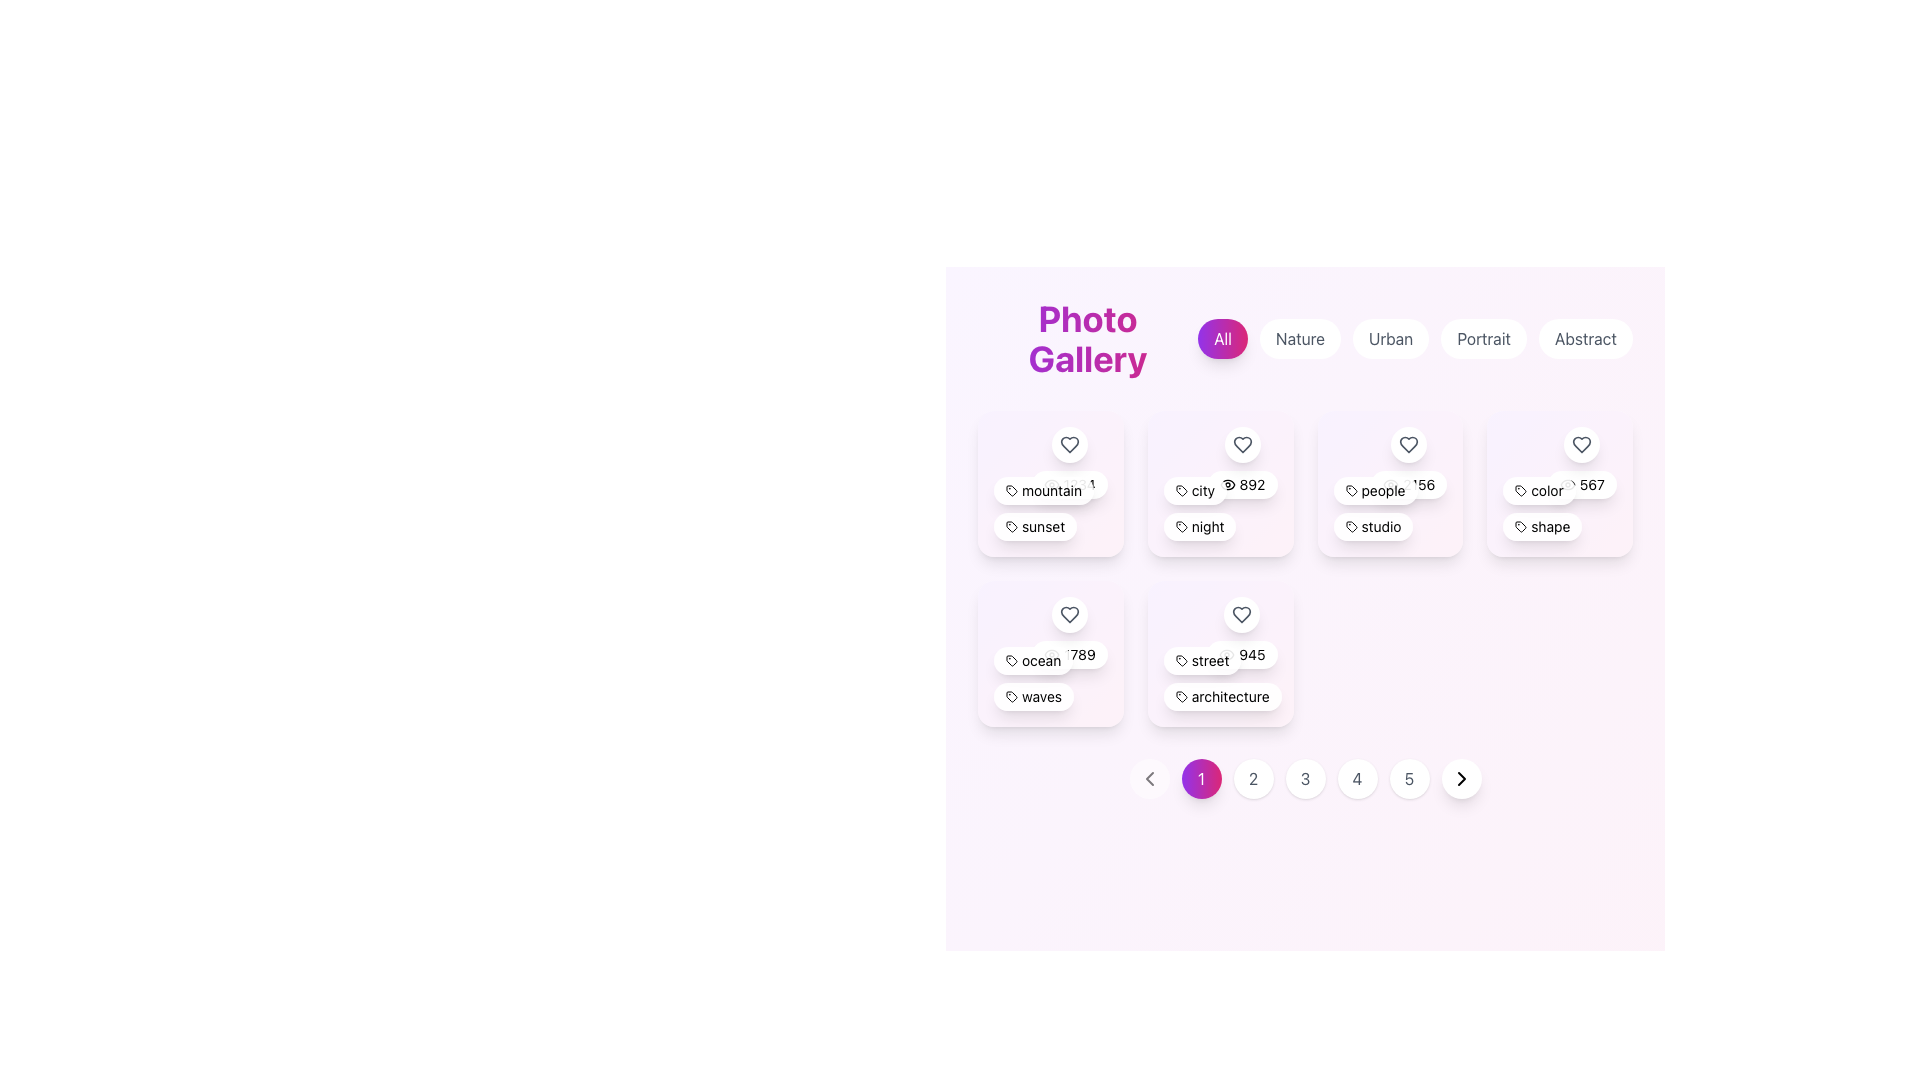 Image resolution: width=1920 pixels, height=1080 pixels. Describe the element at coordinates (1068, 443) in the screenshot. I see `the heart icon button located at the top-left corner inside the card labeled 'mountain' to mark it as favorite` at that location.